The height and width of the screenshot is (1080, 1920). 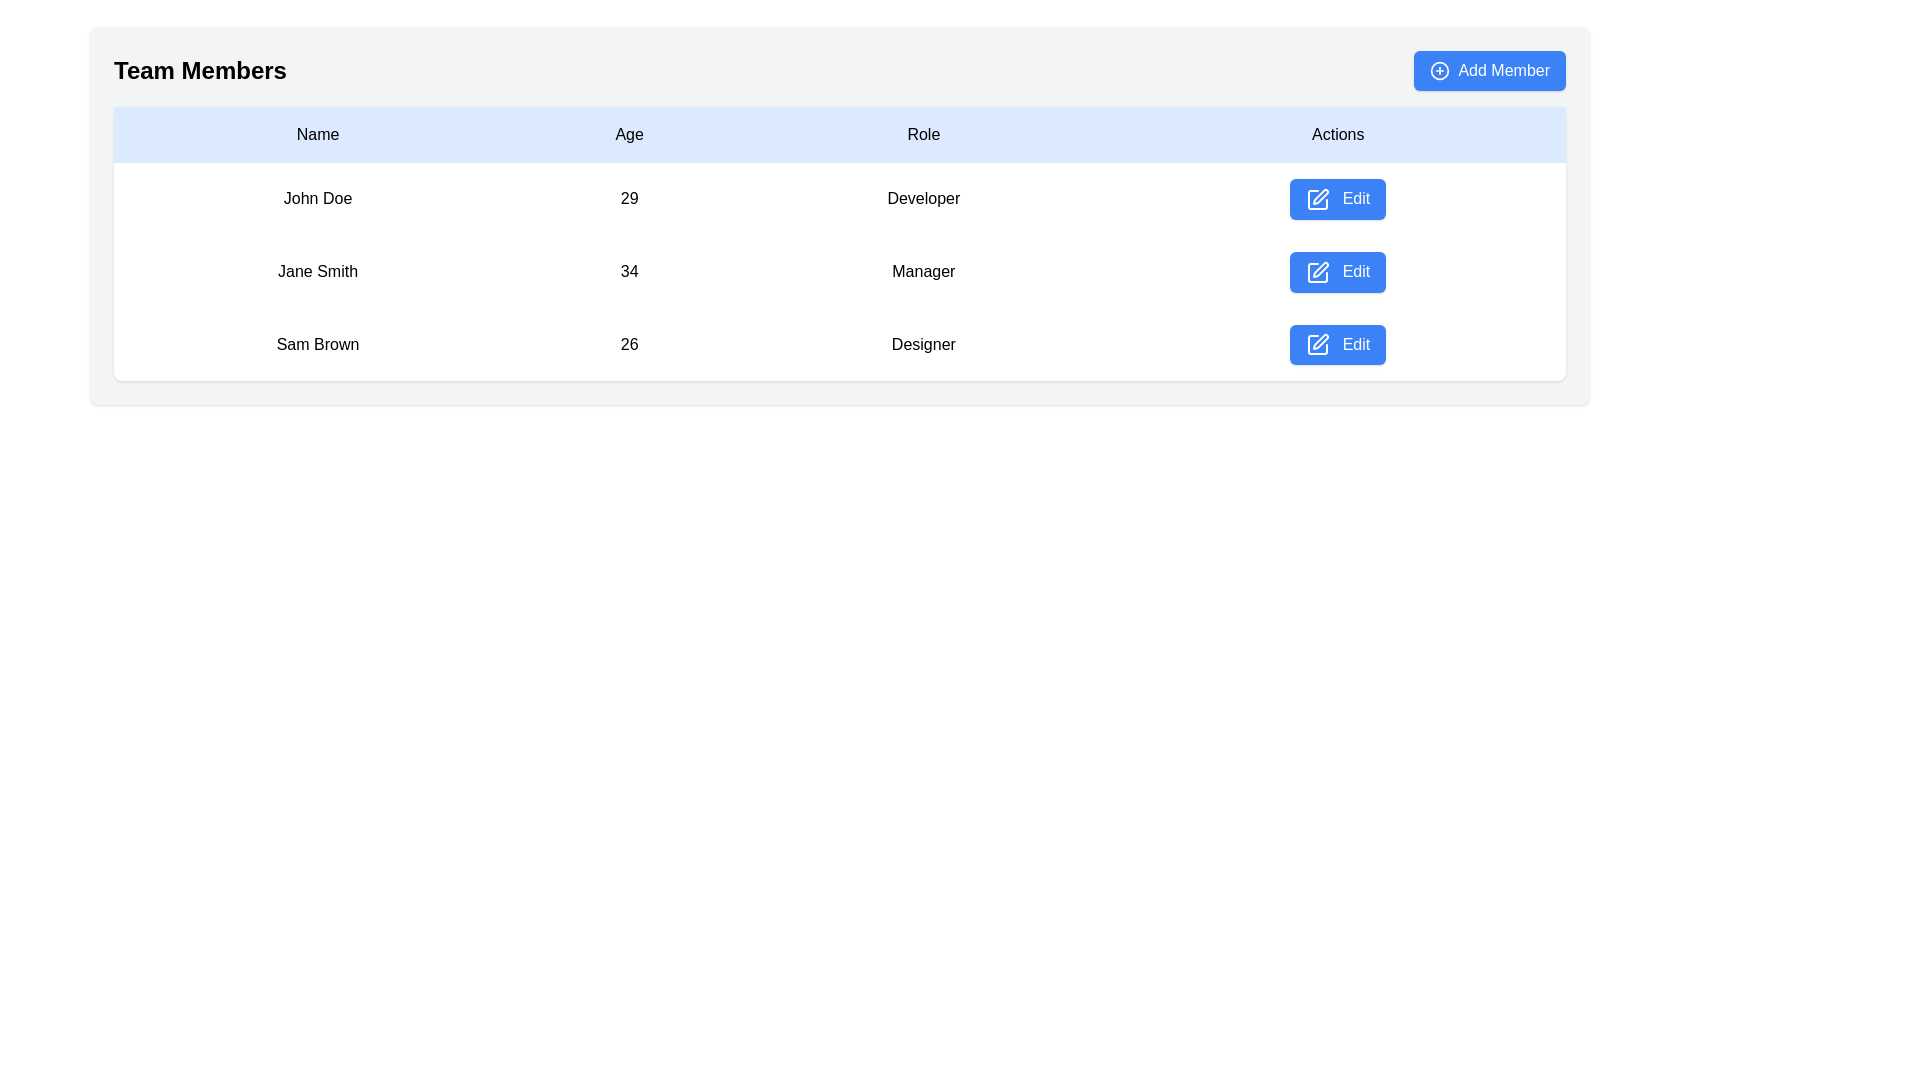 What do you see at coordinates (1338, 343) in the screenshot?
I see `the edit button located in the 'Actions' column of the last row in the table for 'Sam Brown'` at bounding box center [1338, 343].